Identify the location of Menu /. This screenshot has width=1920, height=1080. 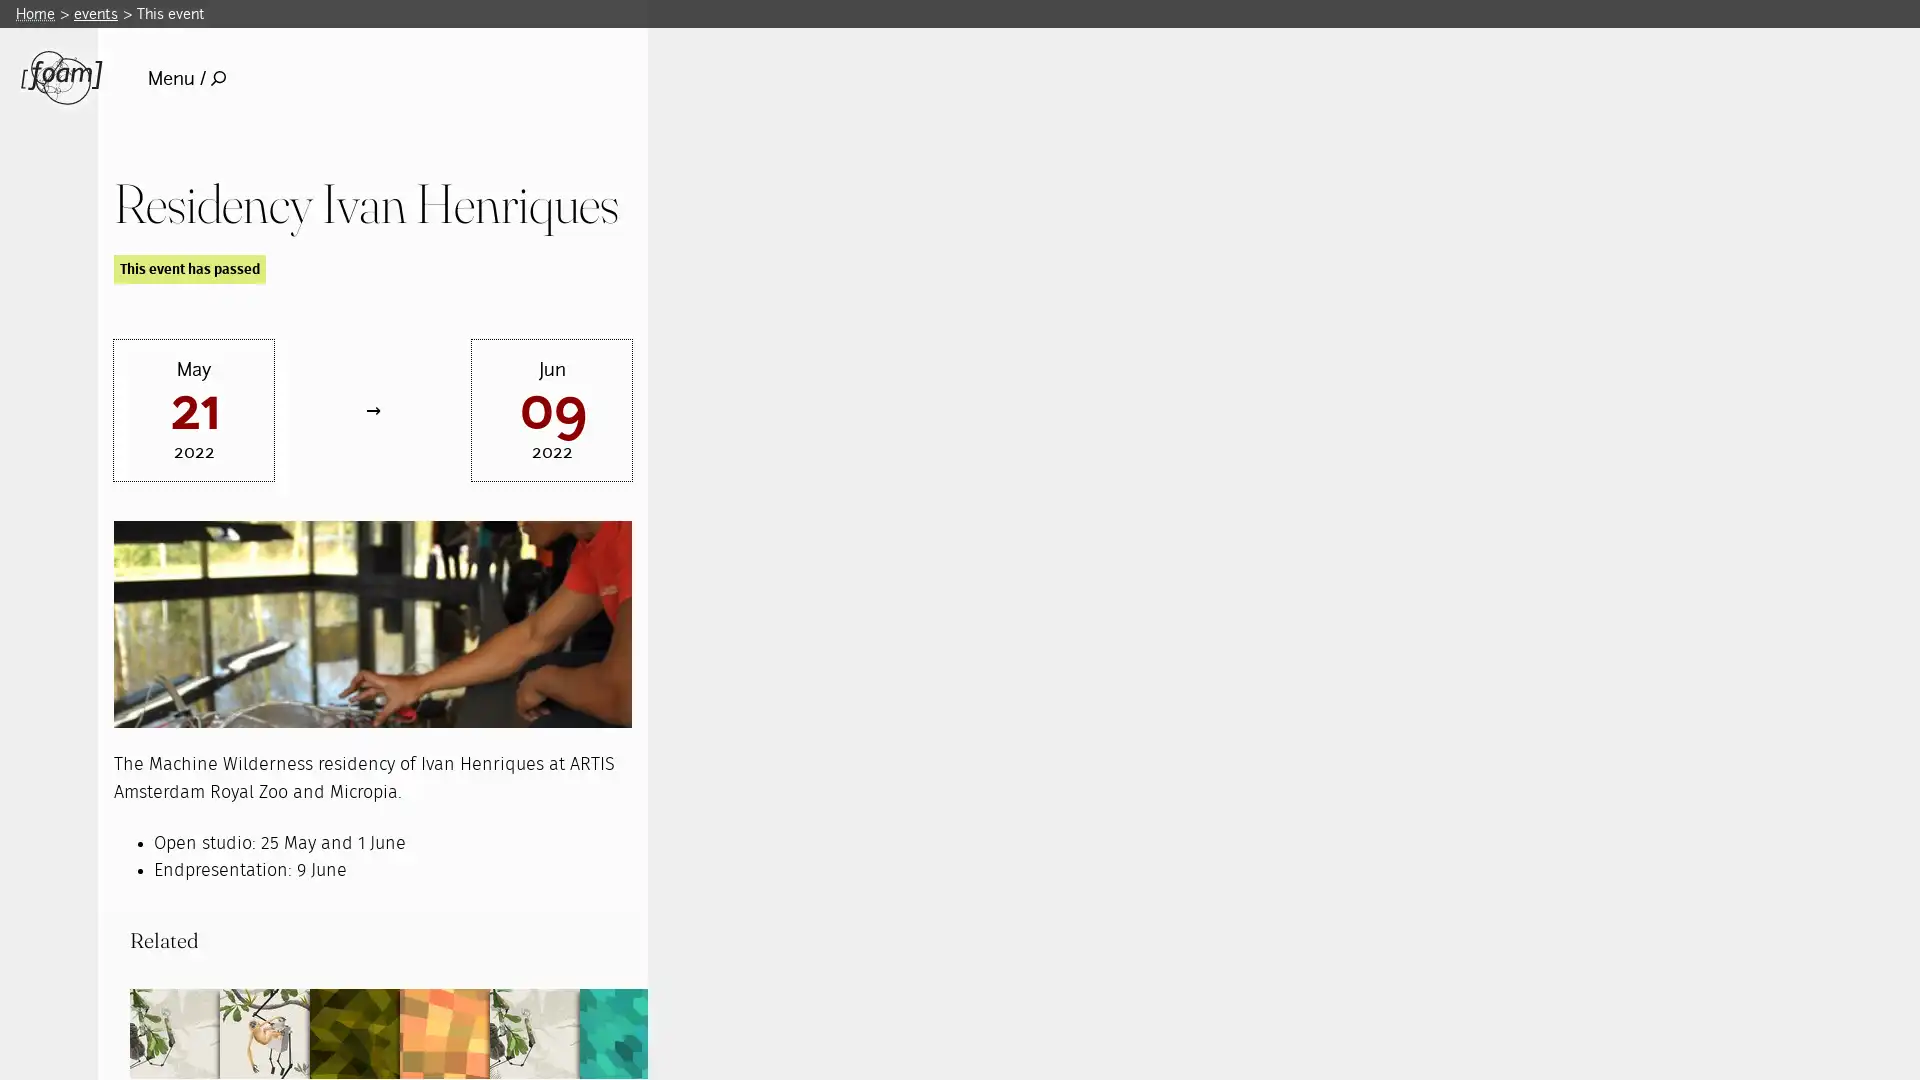
(186, 77).